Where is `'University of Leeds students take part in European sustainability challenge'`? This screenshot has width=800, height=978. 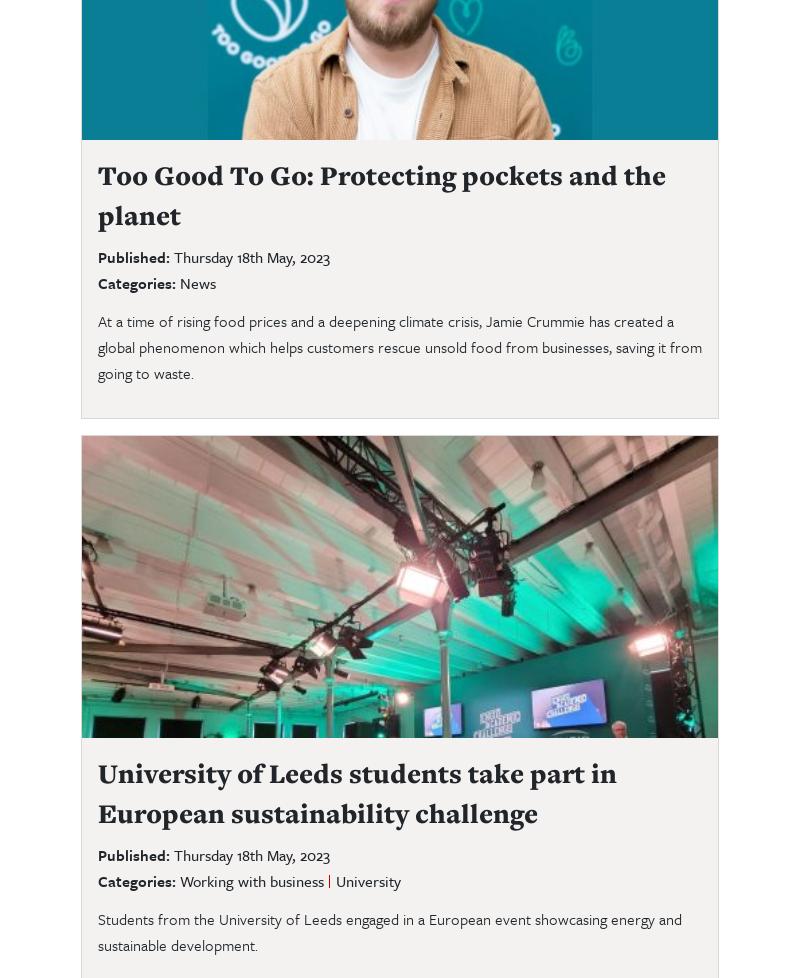 'University of Leeds students take part in European sustainability challenge' is located at coordinates (357, 791).